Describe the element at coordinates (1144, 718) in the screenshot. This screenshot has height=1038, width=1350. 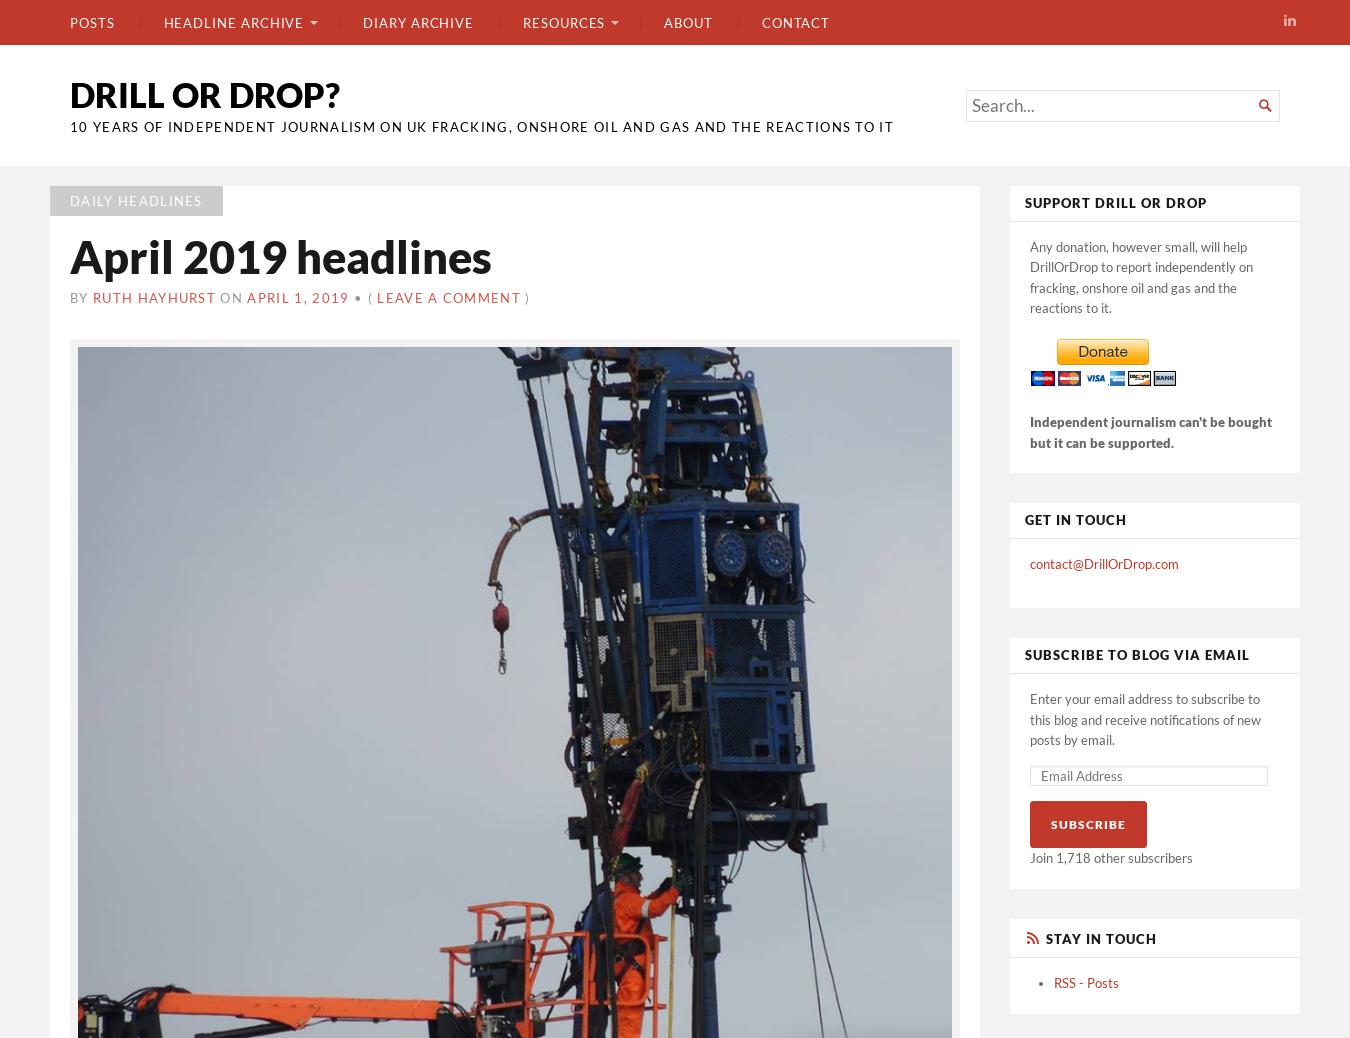
I see `'Enter your email address to subscribe to this blog and receive notifications of new posts by email.'` at that location.